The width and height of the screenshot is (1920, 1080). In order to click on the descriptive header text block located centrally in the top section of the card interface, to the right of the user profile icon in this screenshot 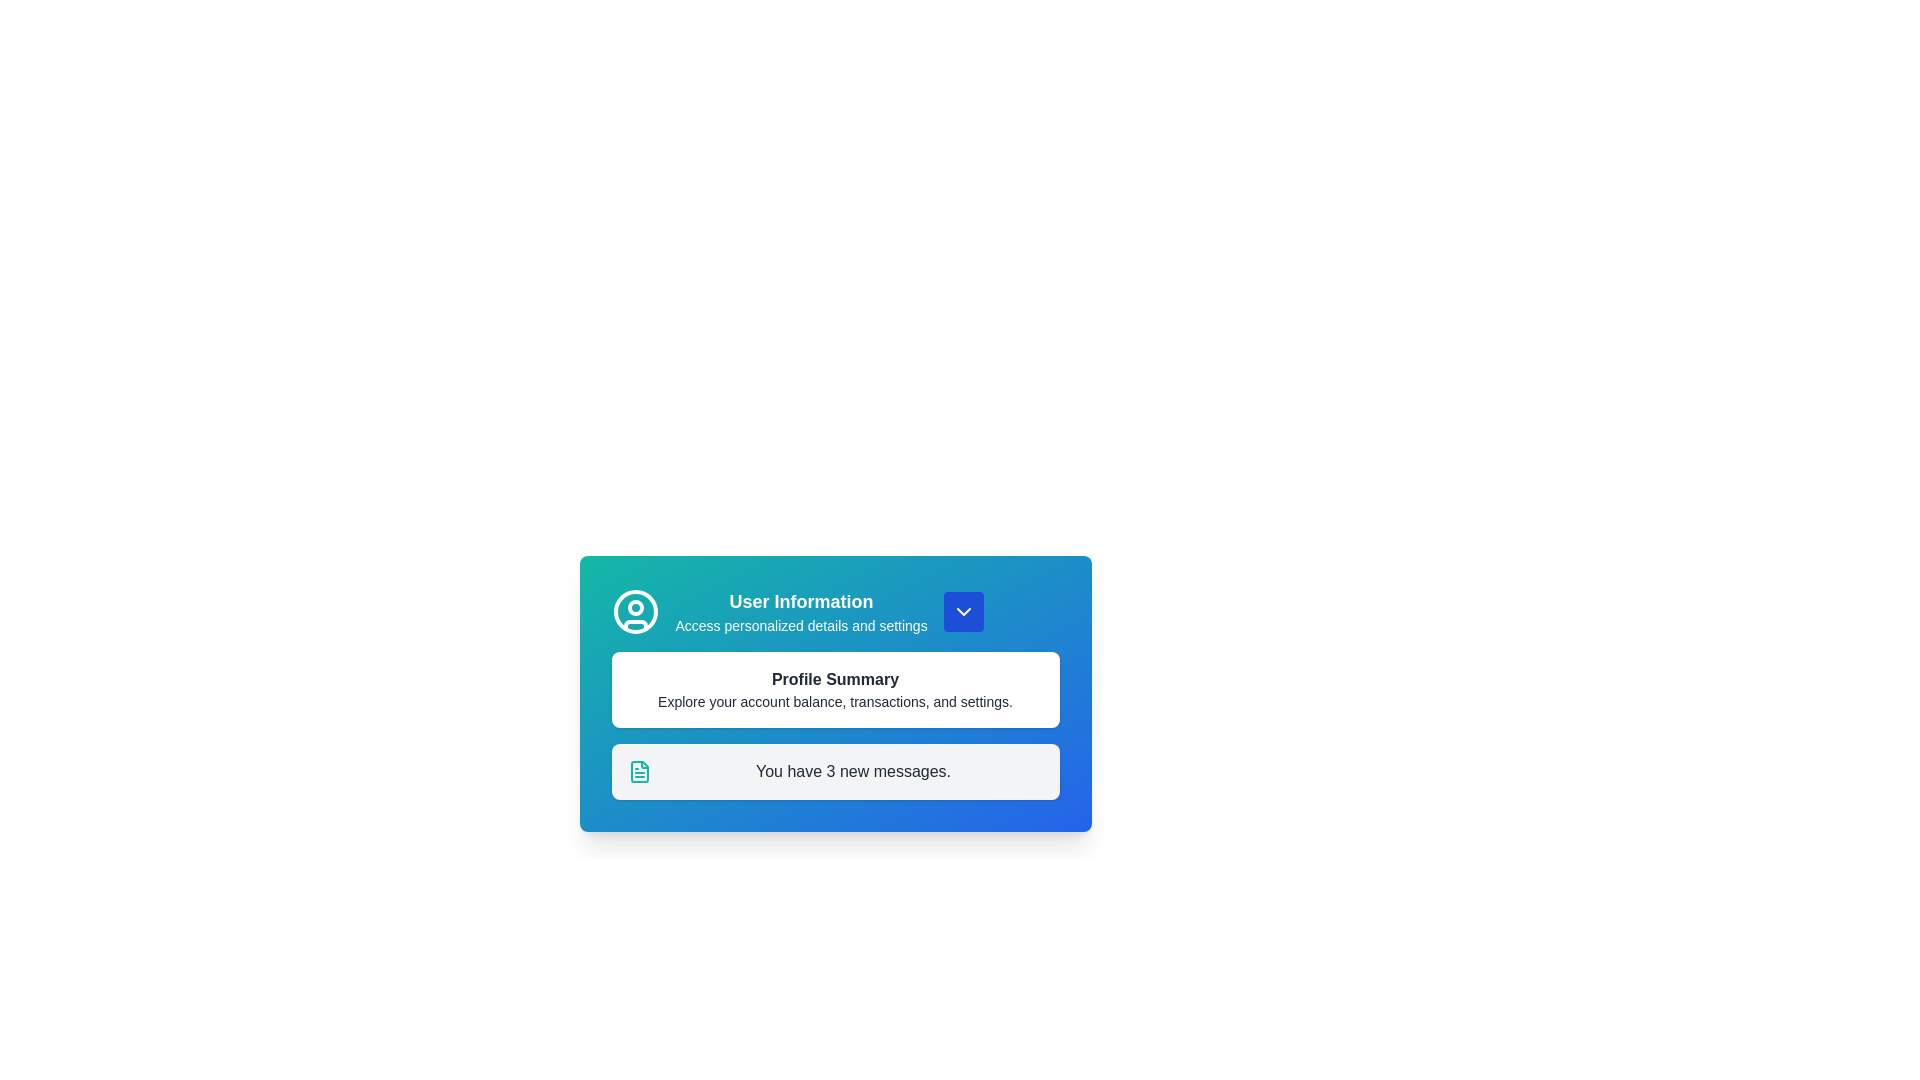, I will do `click(801, 611)`.